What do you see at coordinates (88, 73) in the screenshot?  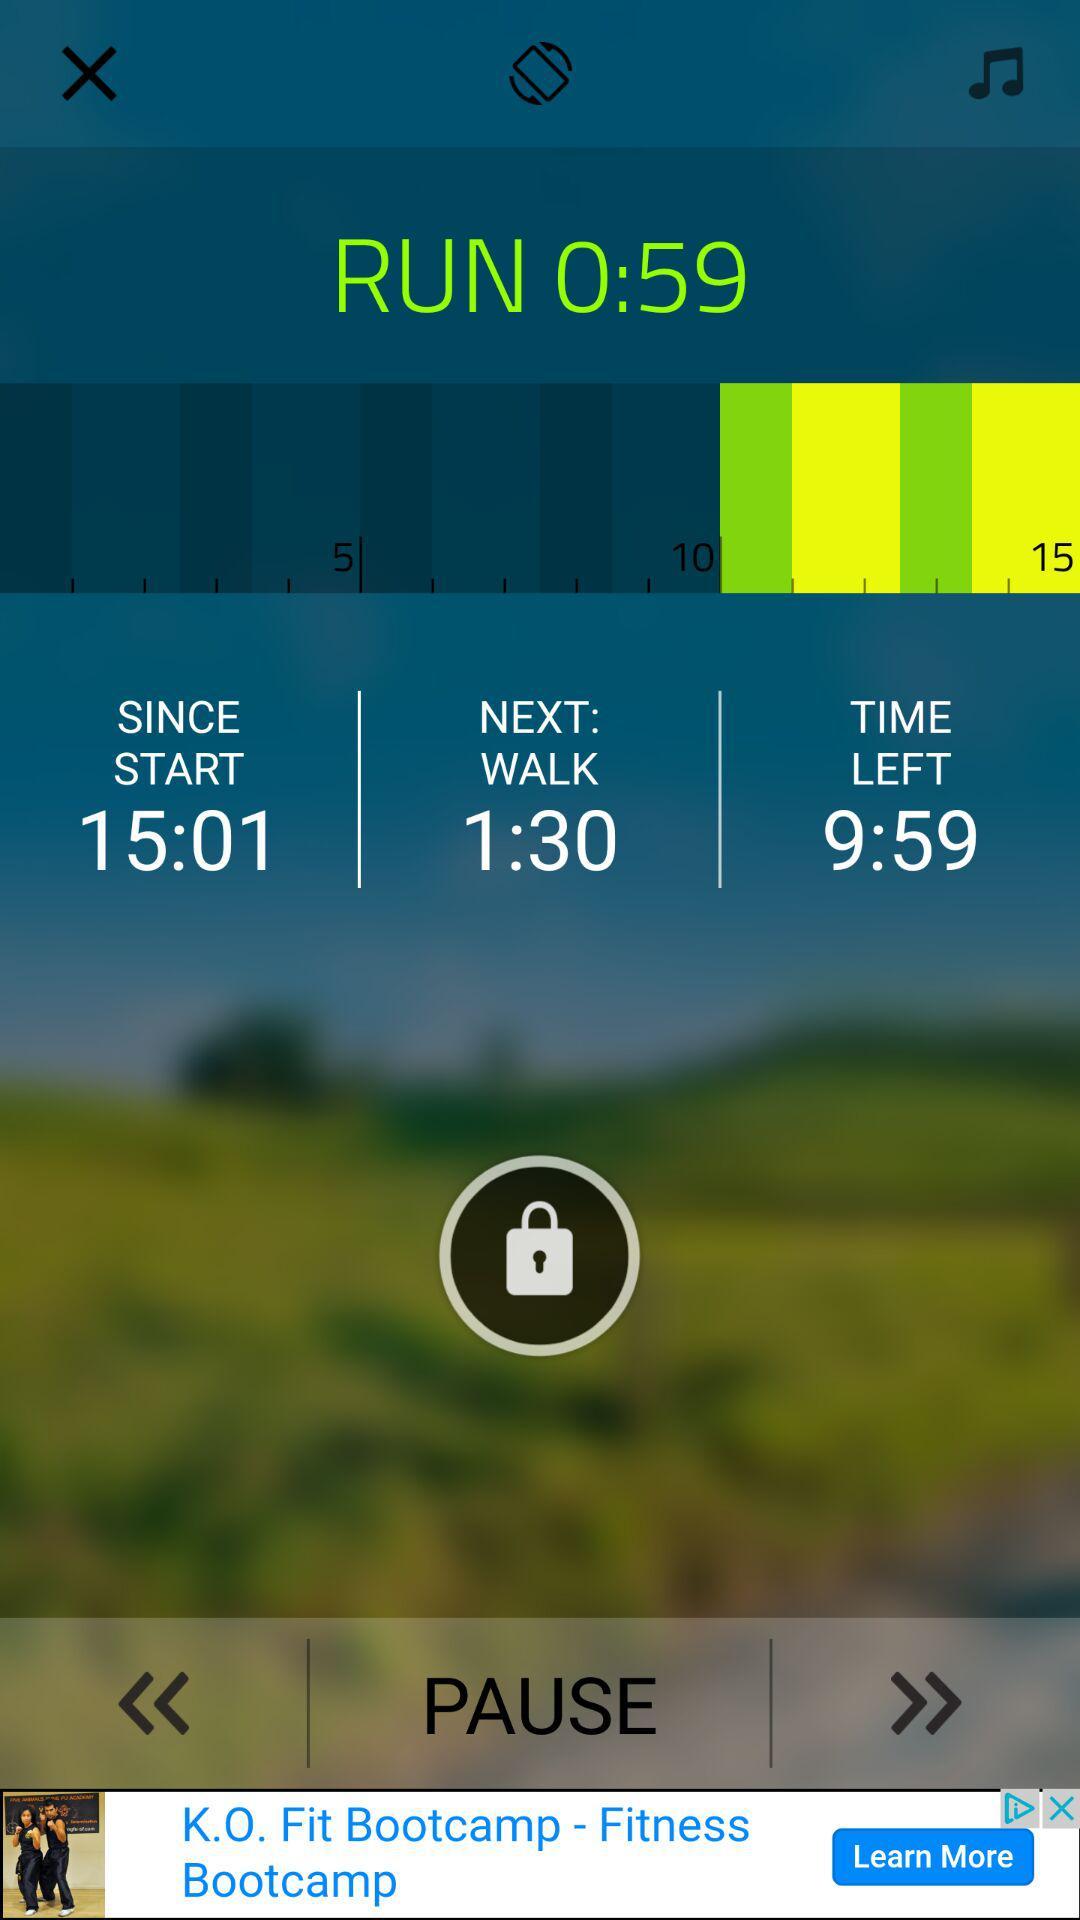 I see `out the screen` at bounding box center [88, 73].